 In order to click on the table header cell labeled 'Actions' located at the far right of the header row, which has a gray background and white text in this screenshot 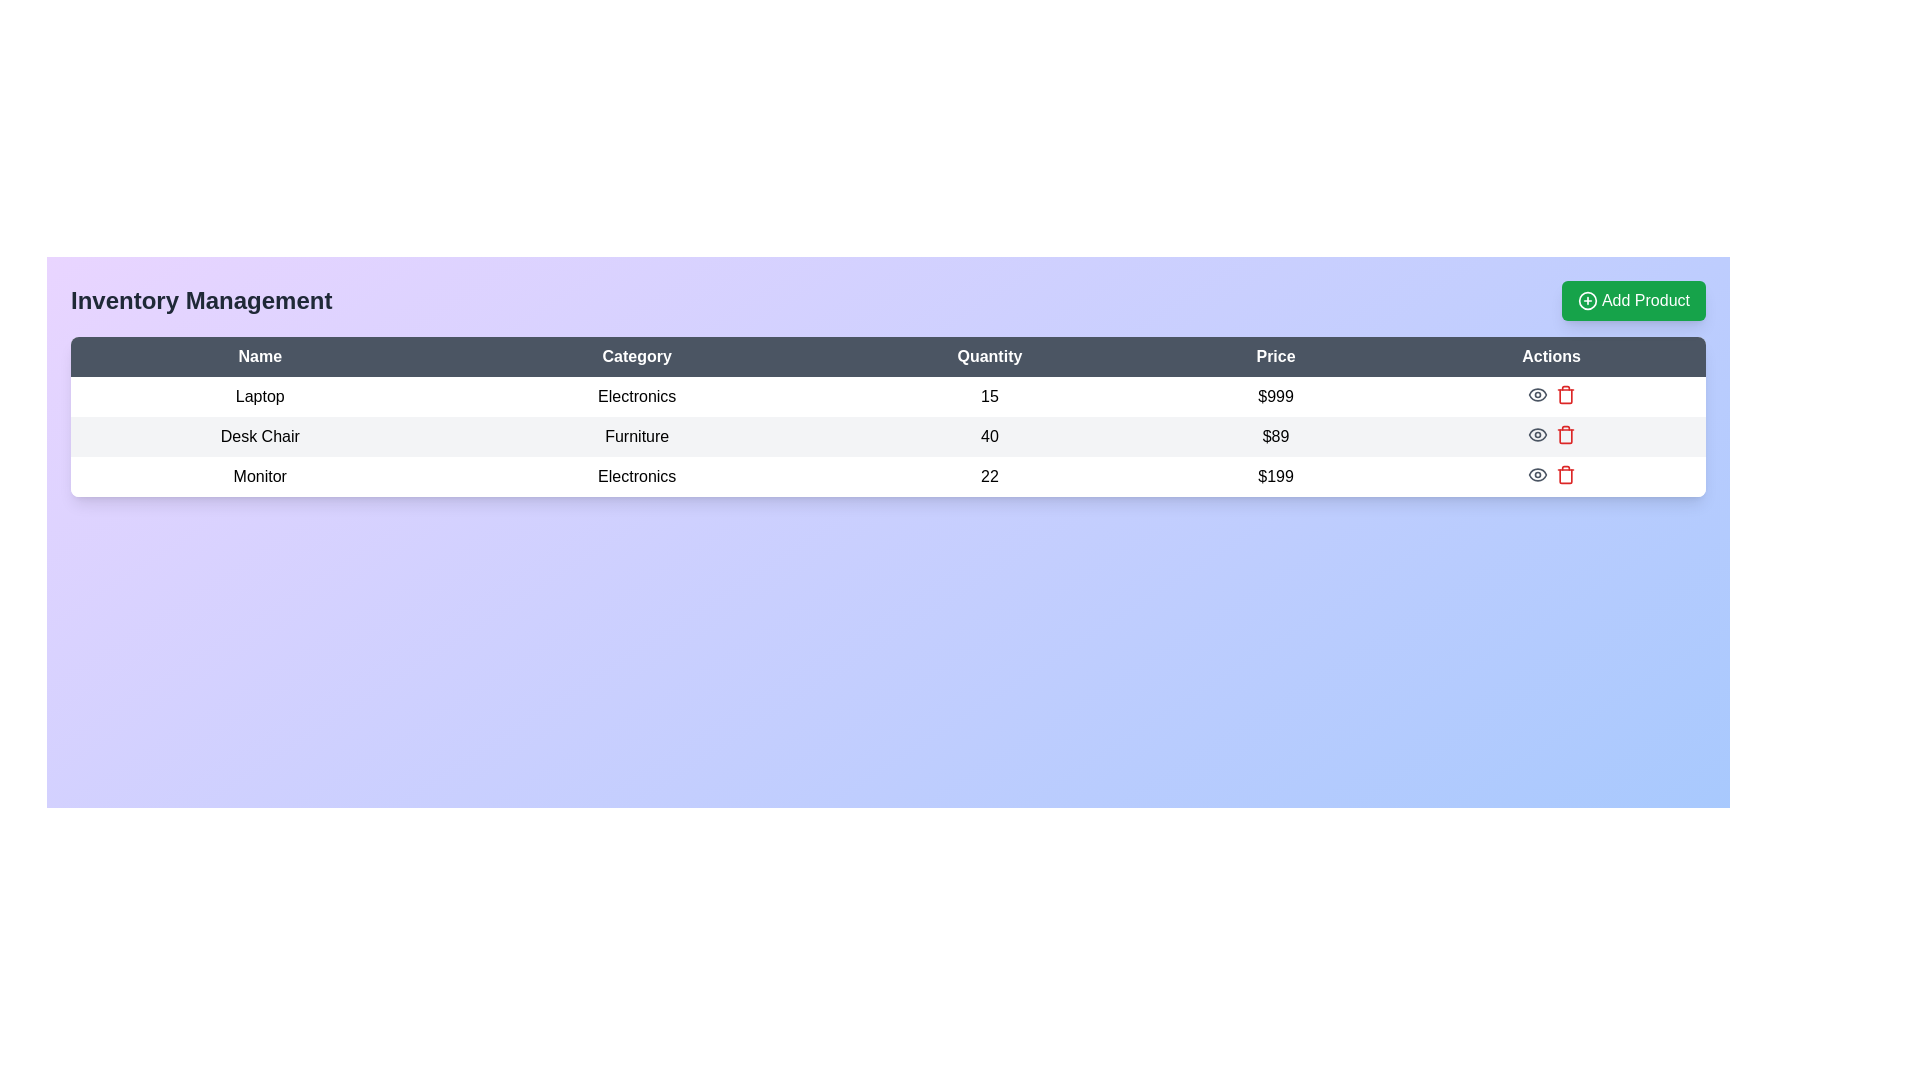, I will do `click(1550, 356)`.